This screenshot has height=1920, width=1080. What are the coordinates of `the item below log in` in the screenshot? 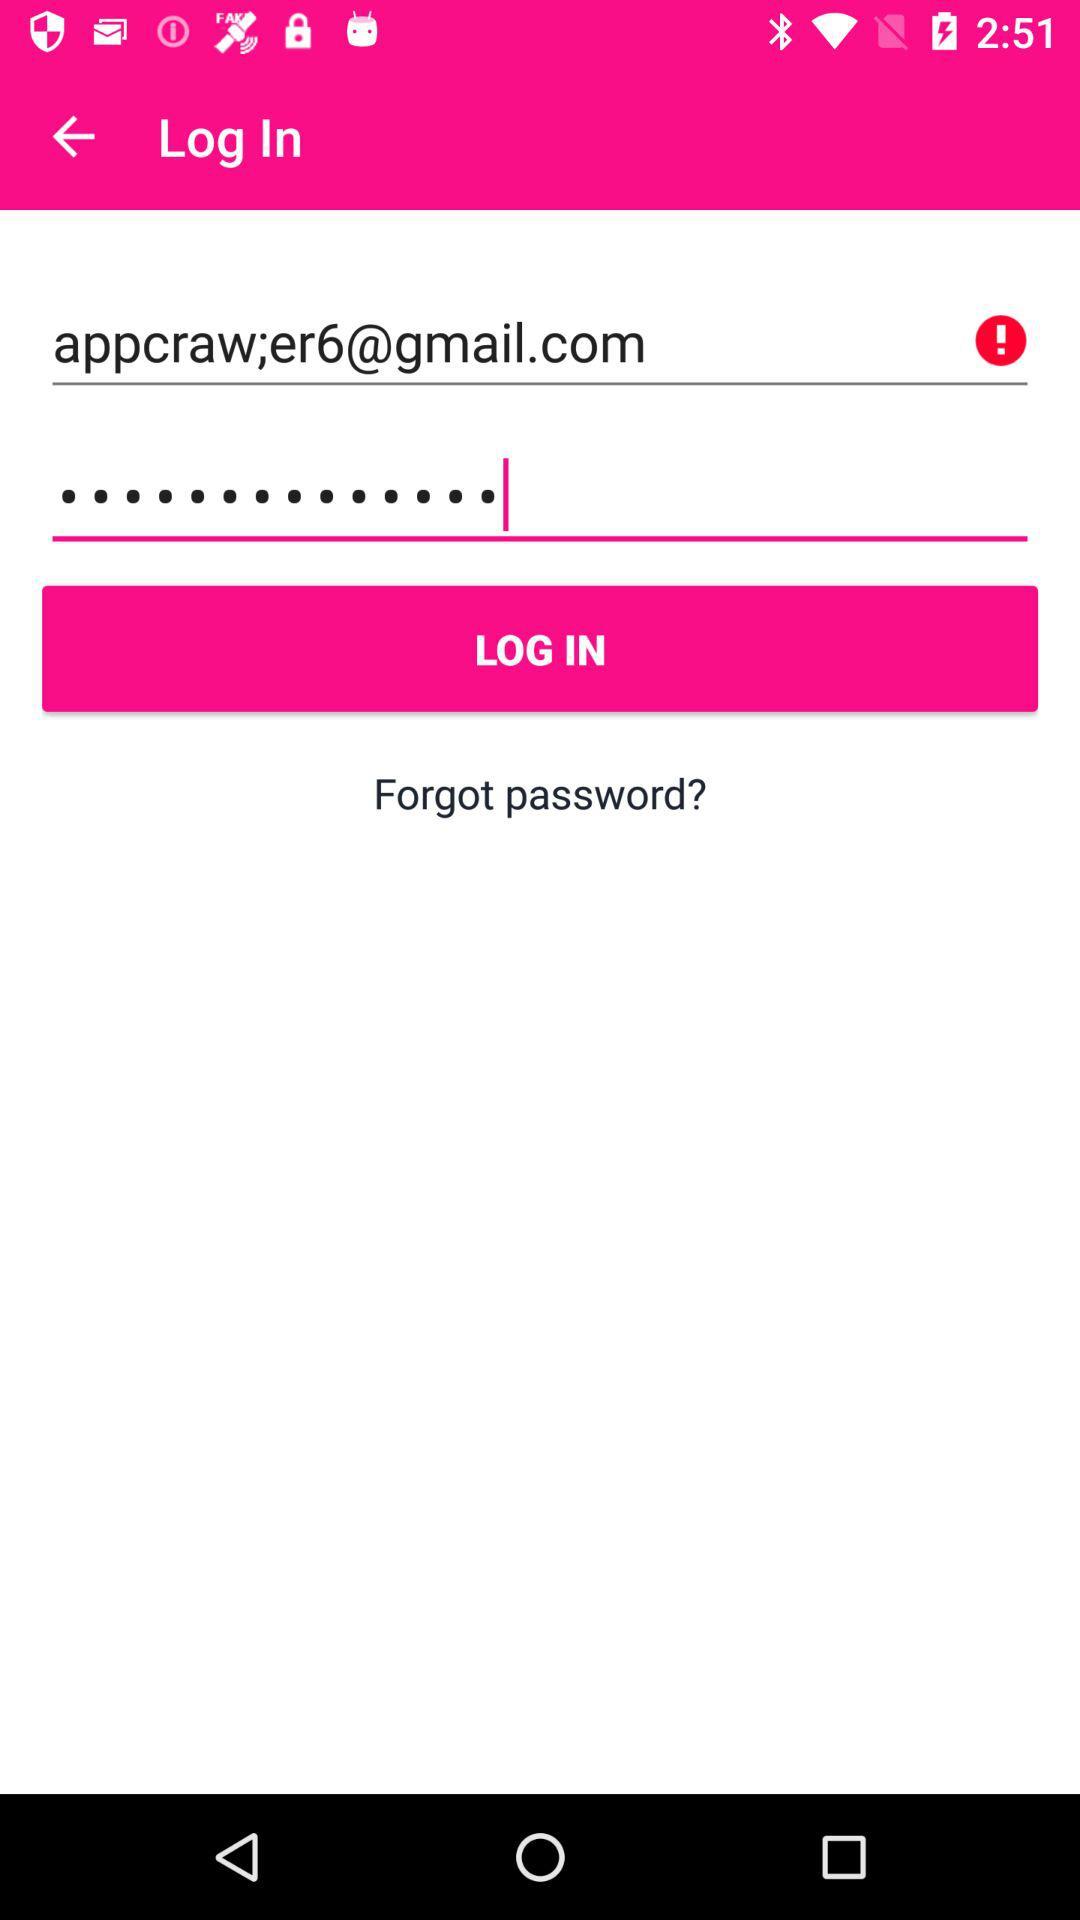 It's located at (540, 791).